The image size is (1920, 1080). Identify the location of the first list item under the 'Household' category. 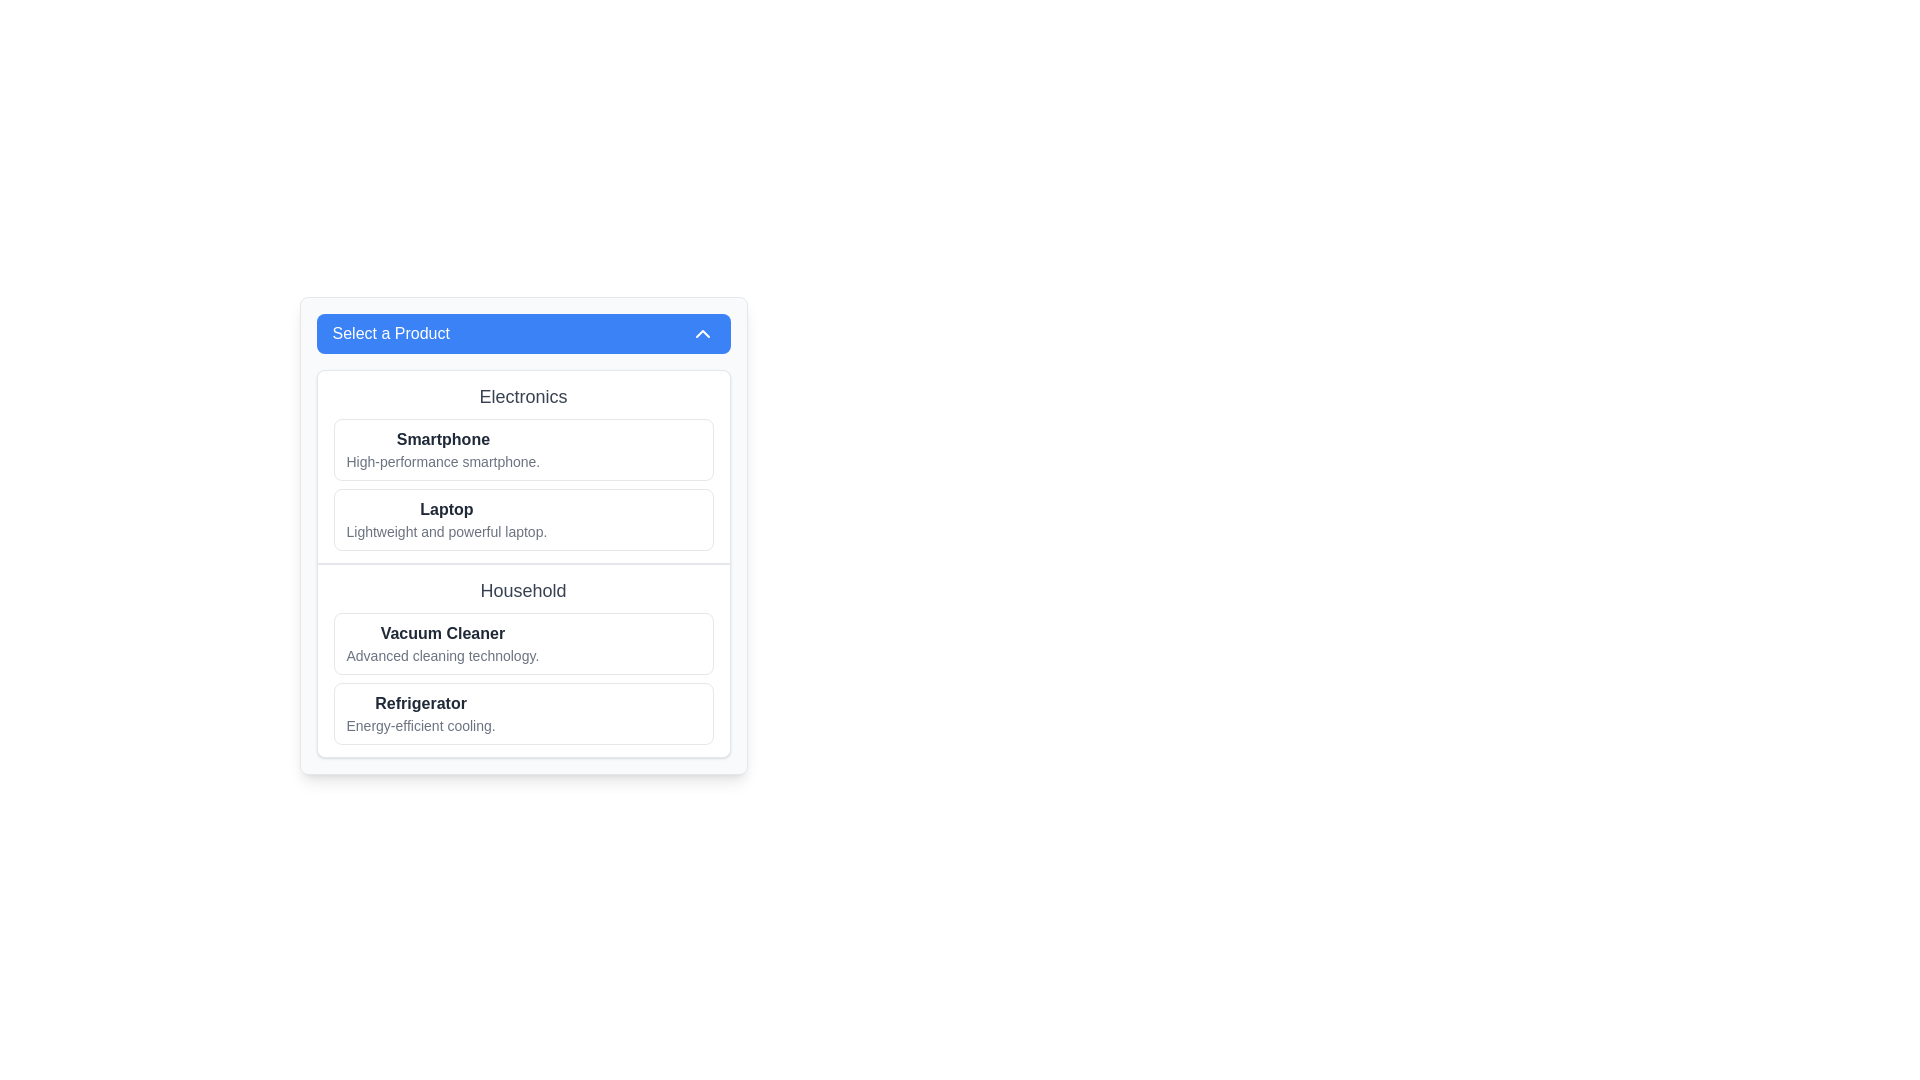
(523, 644).